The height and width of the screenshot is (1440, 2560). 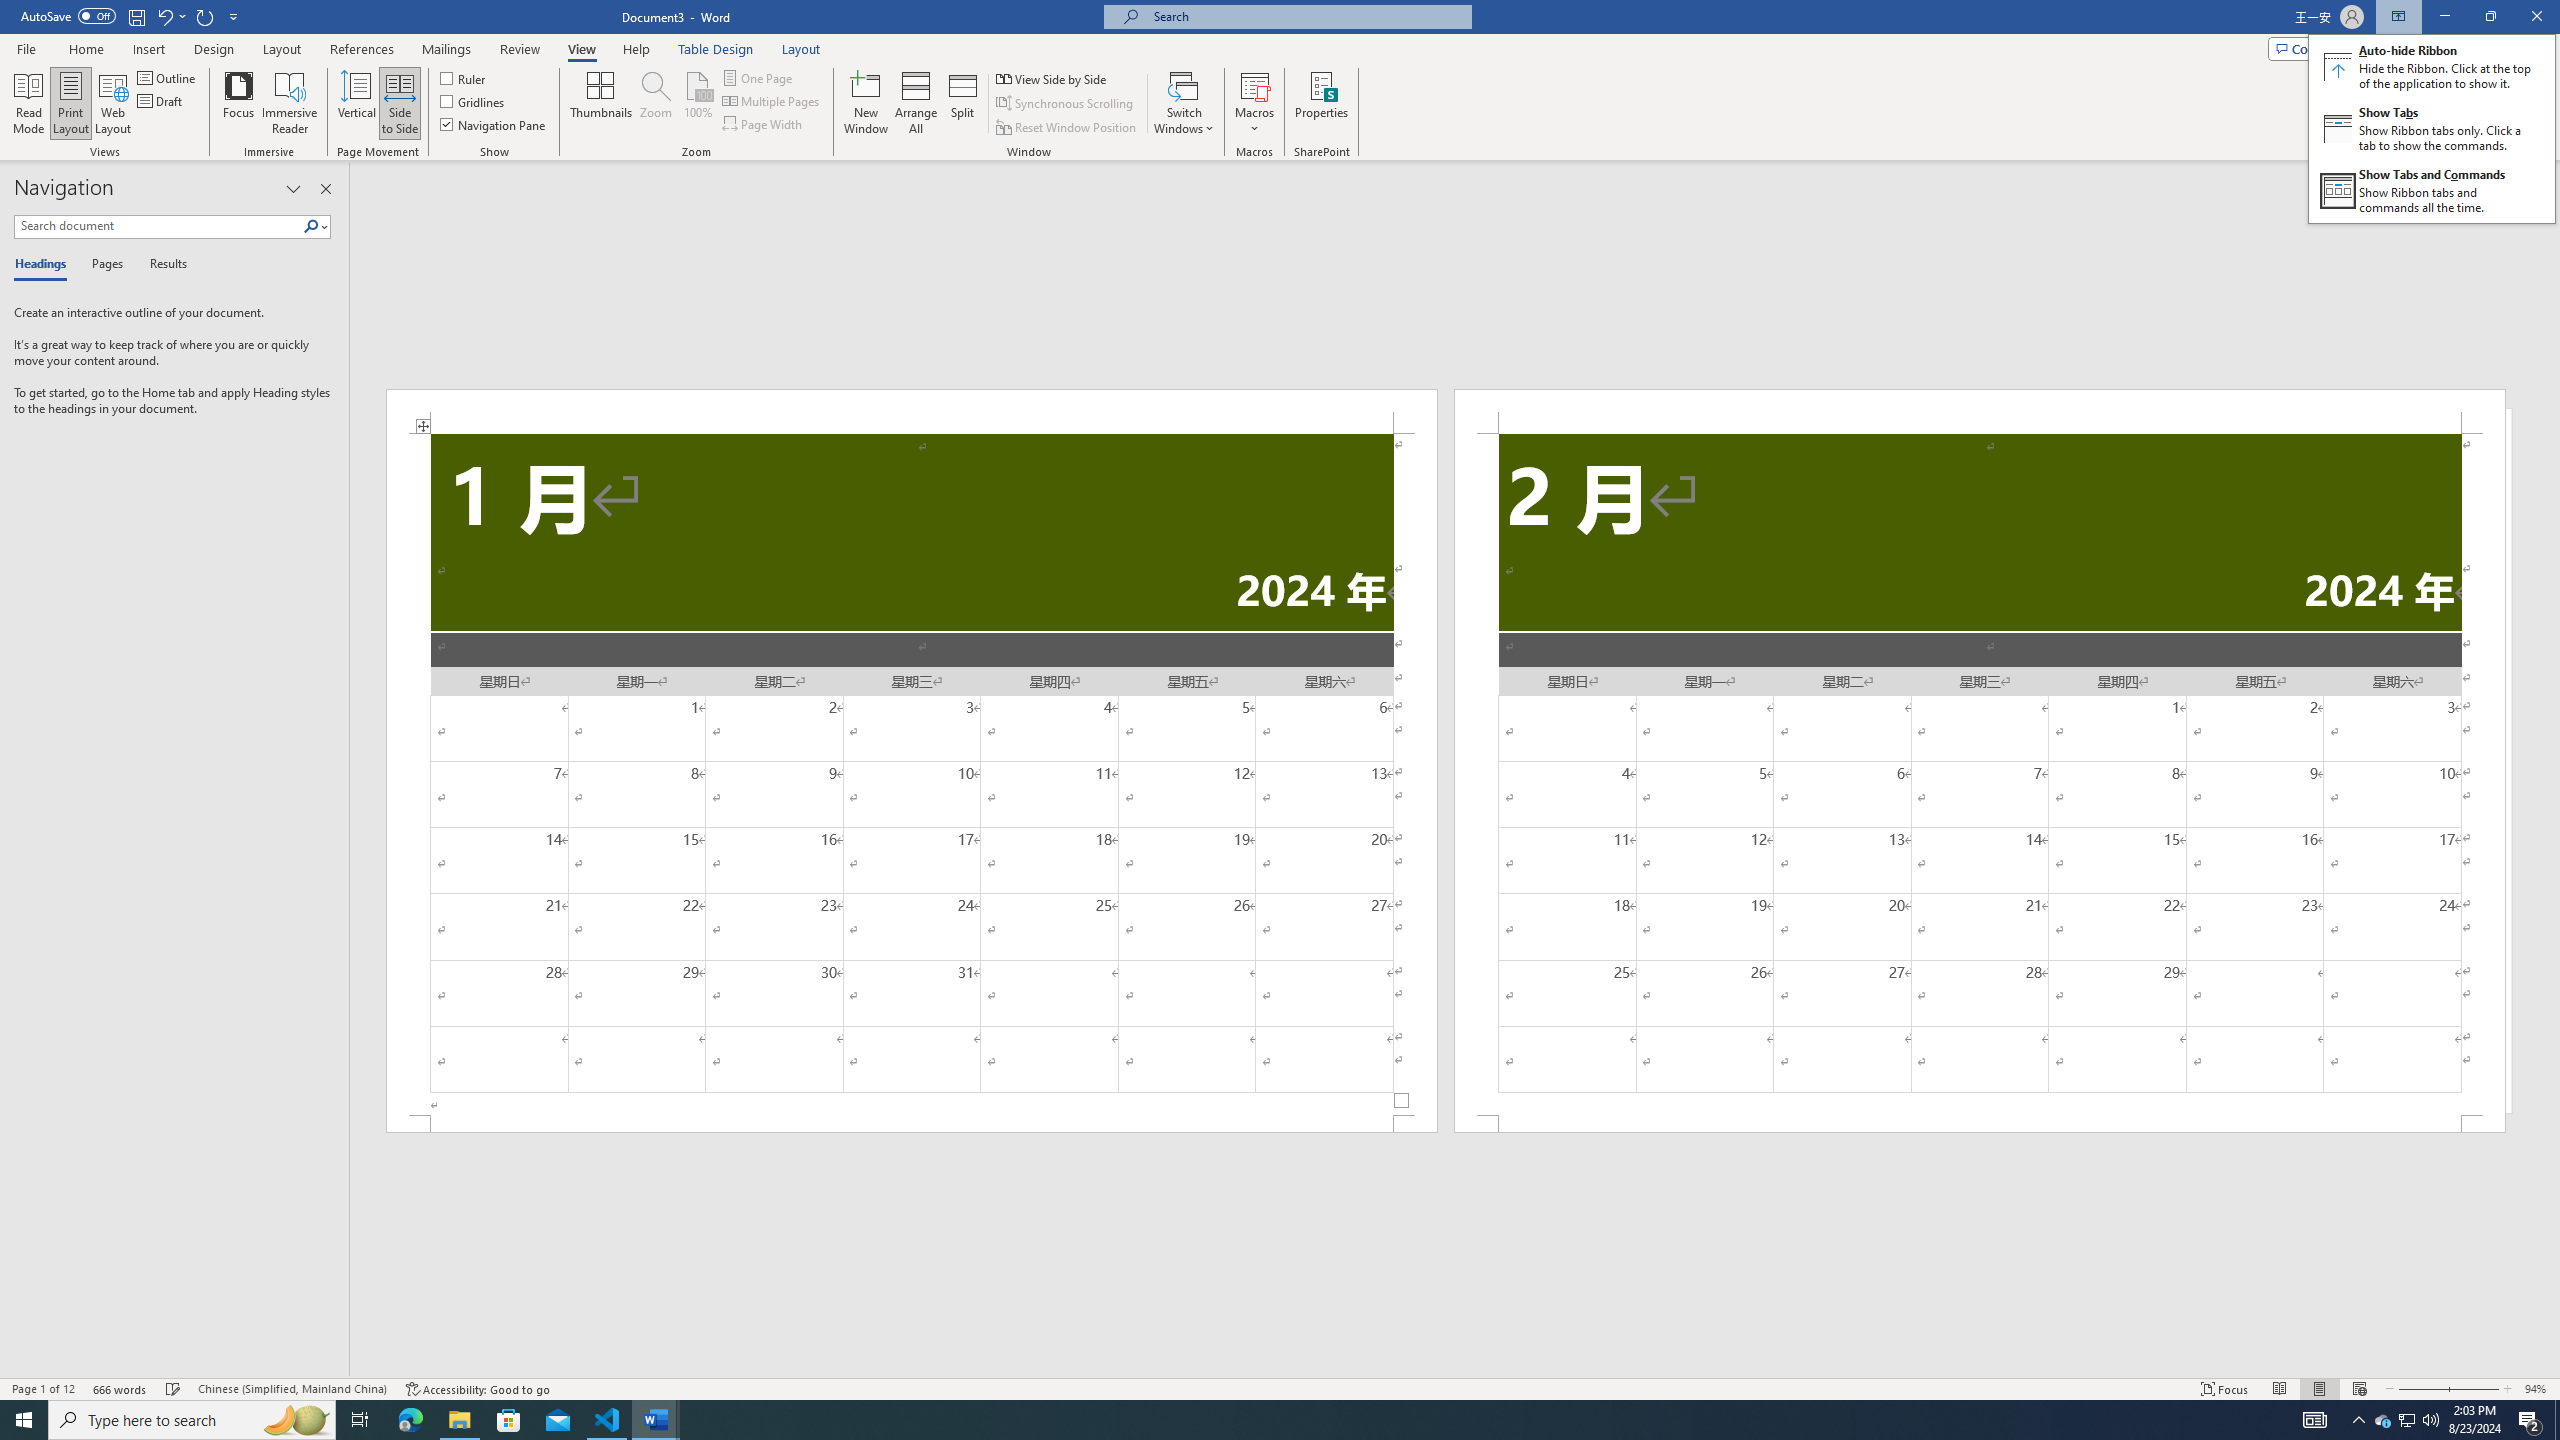 I want to click on 'Language Chinese (Simplified, Mainland China)', so click(x=290, y=1389).